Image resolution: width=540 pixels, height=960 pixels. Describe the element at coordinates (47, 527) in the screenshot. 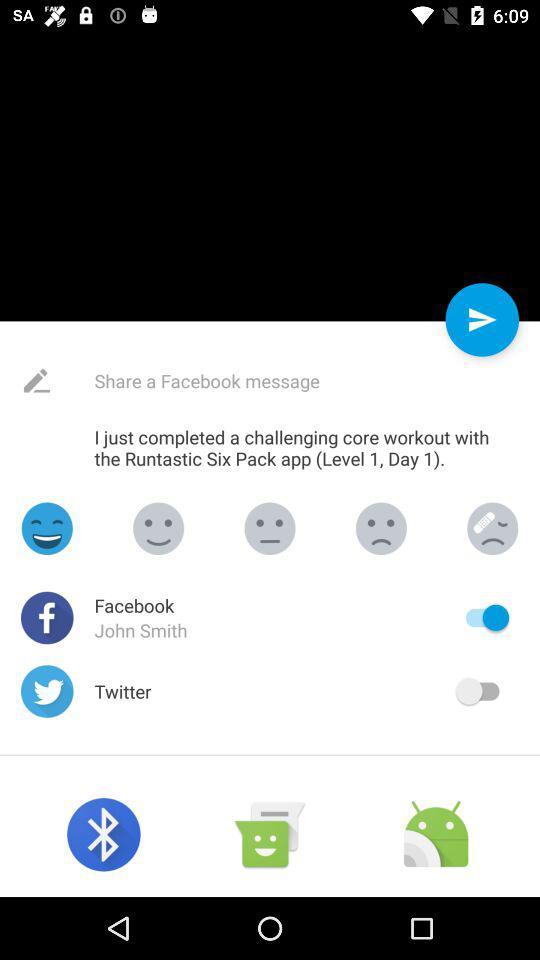

I see `the first smiley option` at that location.